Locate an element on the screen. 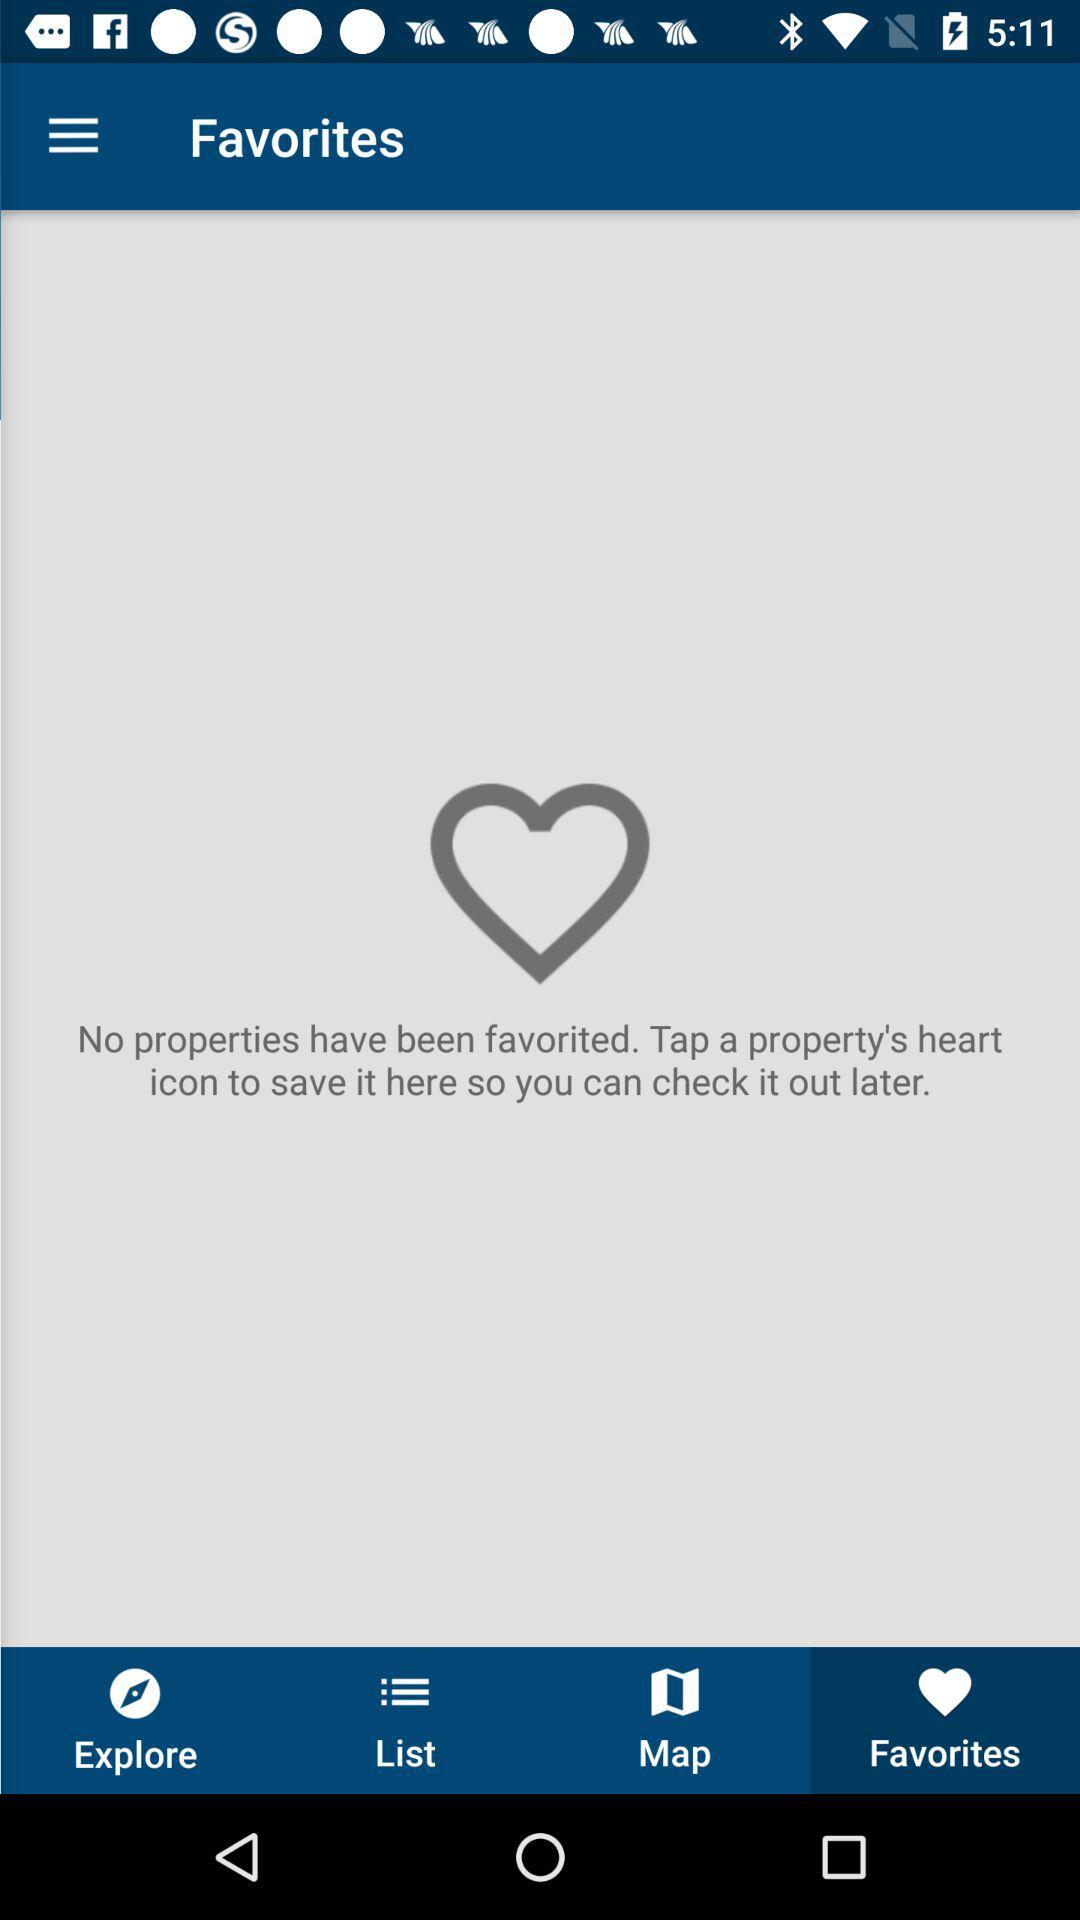  the icon to the left of the list item is located at coordinates (135, 1719).